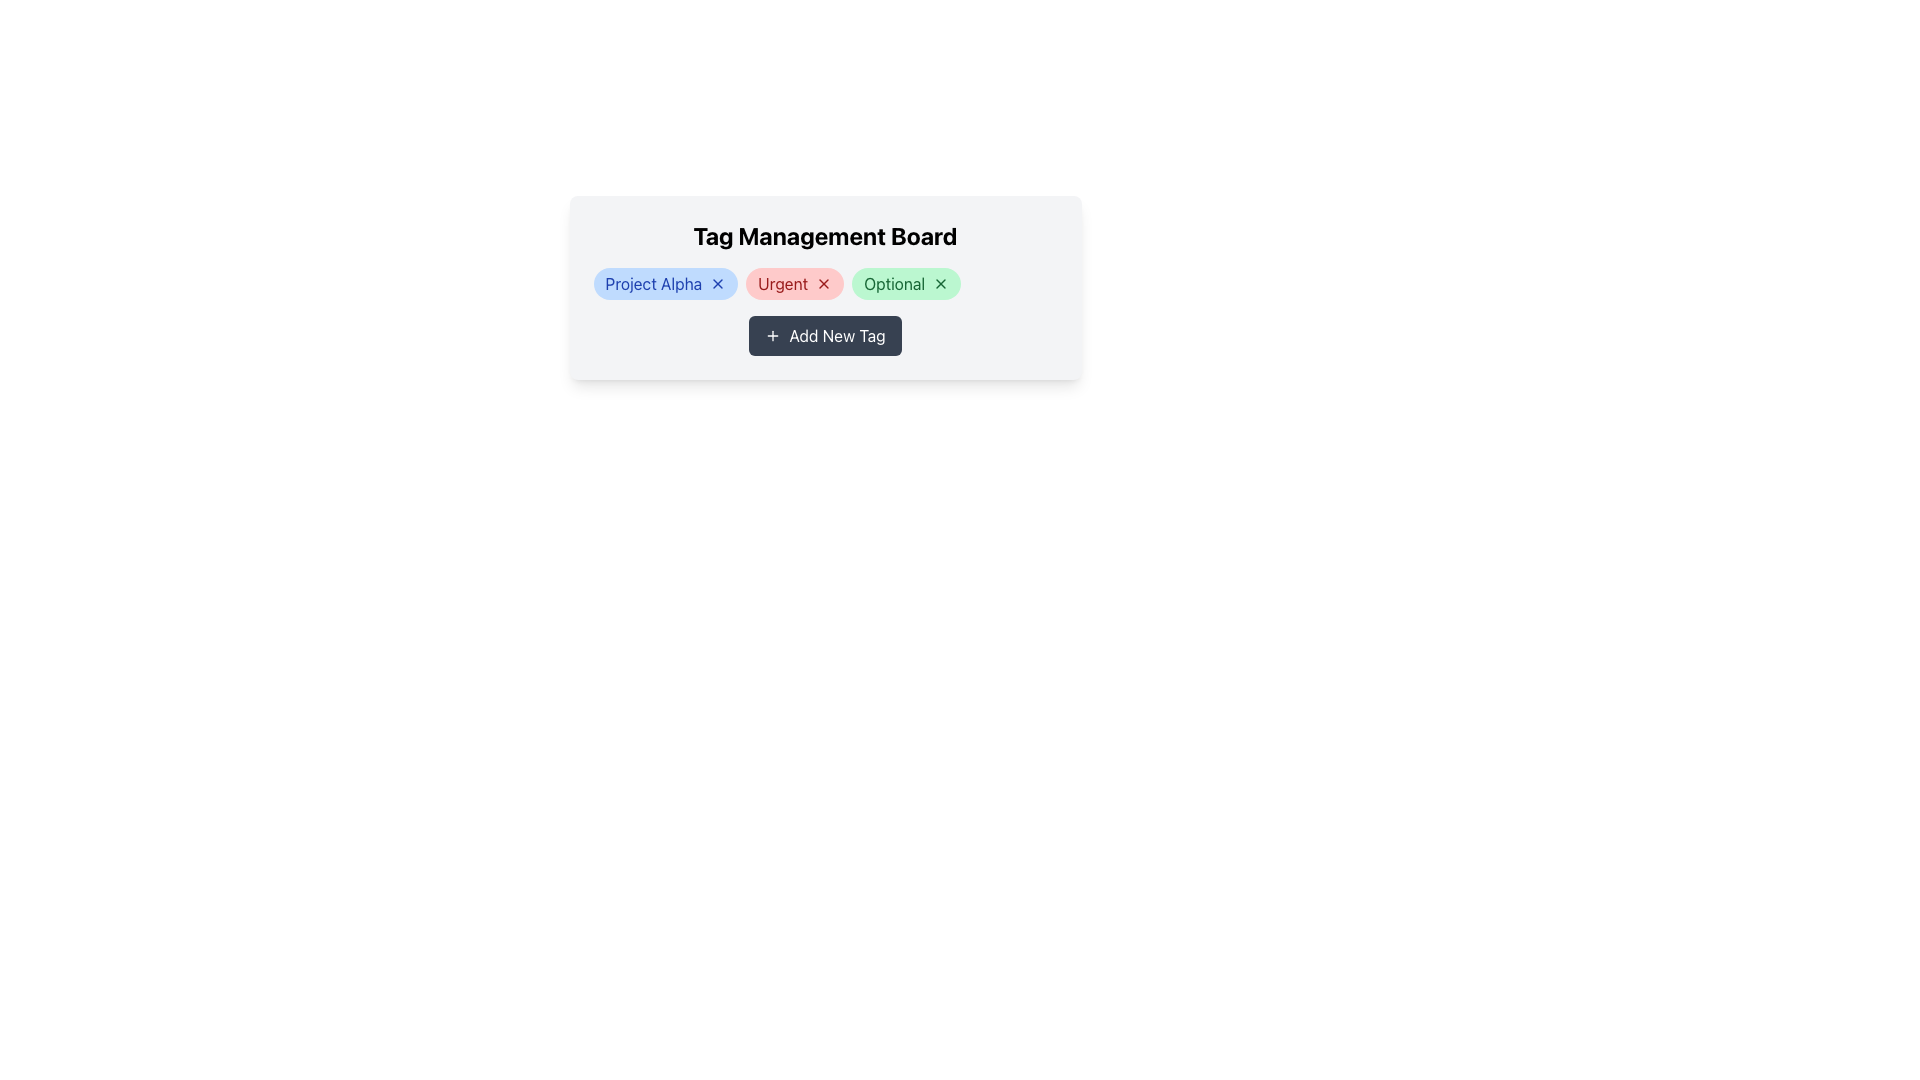 The image size is (1920, 1080). What do you see at coordinates (718, 284) in the screenshot?
I see `the blue 'X' icon button` at bounding box center [718, 284].